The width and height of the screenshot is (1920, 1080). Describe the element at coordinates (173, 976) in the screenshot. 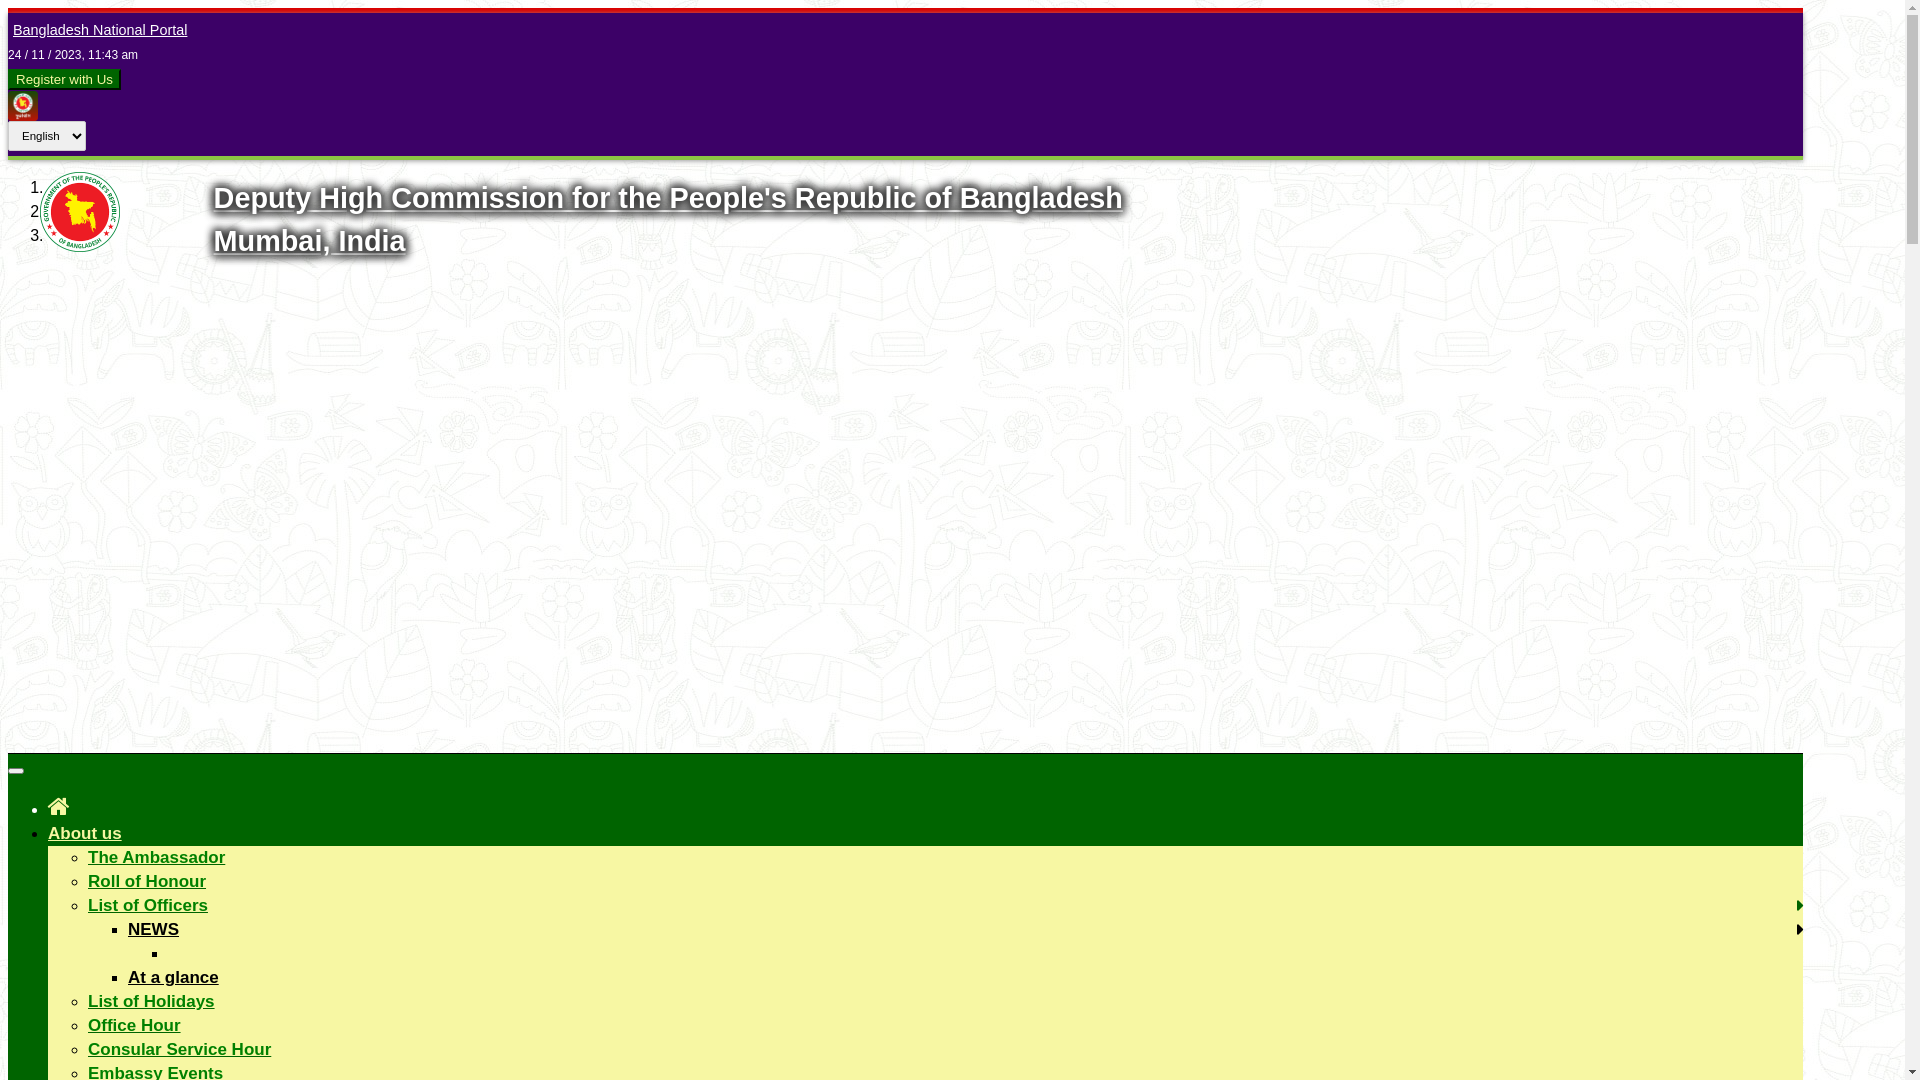

I see `'At a glance'` at that location.